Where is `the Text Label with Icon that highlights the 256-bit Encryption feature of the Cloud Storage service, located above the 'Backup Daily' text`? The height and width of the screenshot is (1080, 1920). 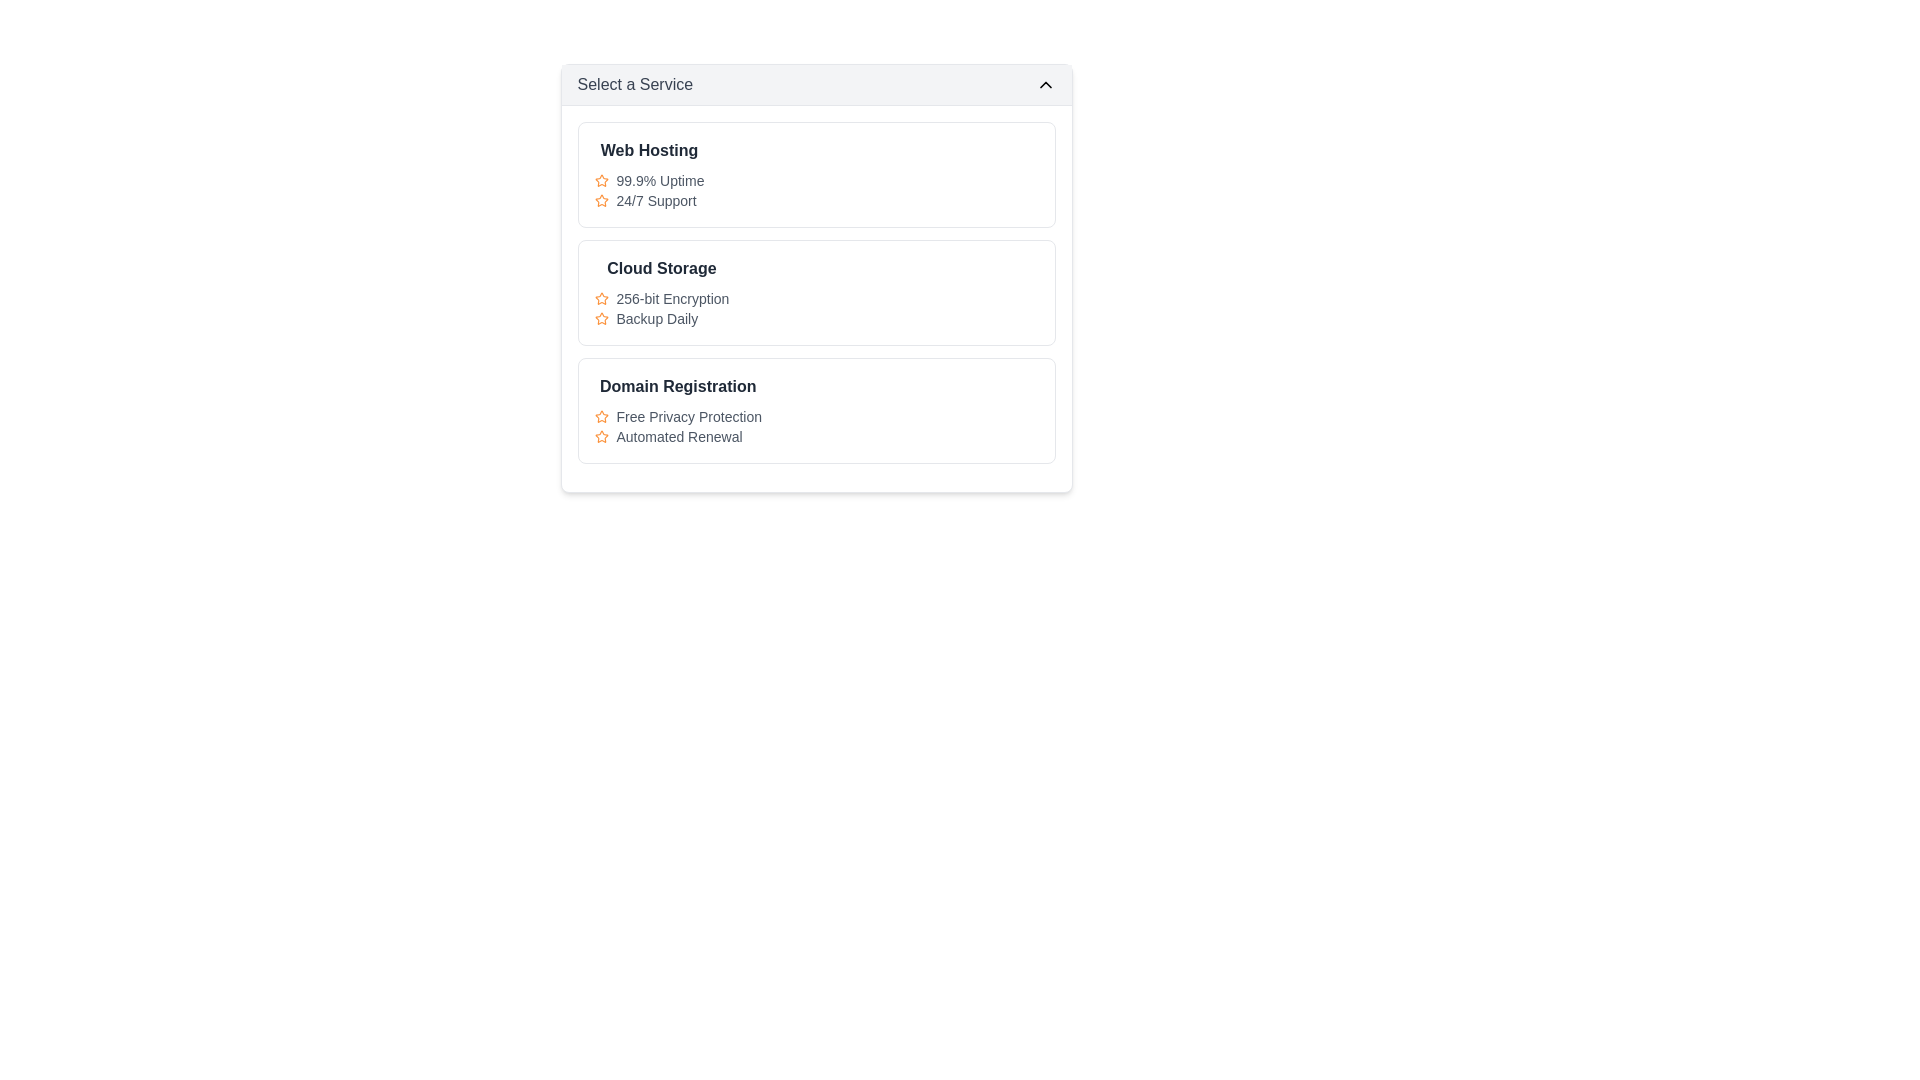 the Text Label with Icon that highlights the 256-bit Encryption feature of the Cloud Storage service, located above the 'Backup Daily' text is located at coordinates (662, 299).